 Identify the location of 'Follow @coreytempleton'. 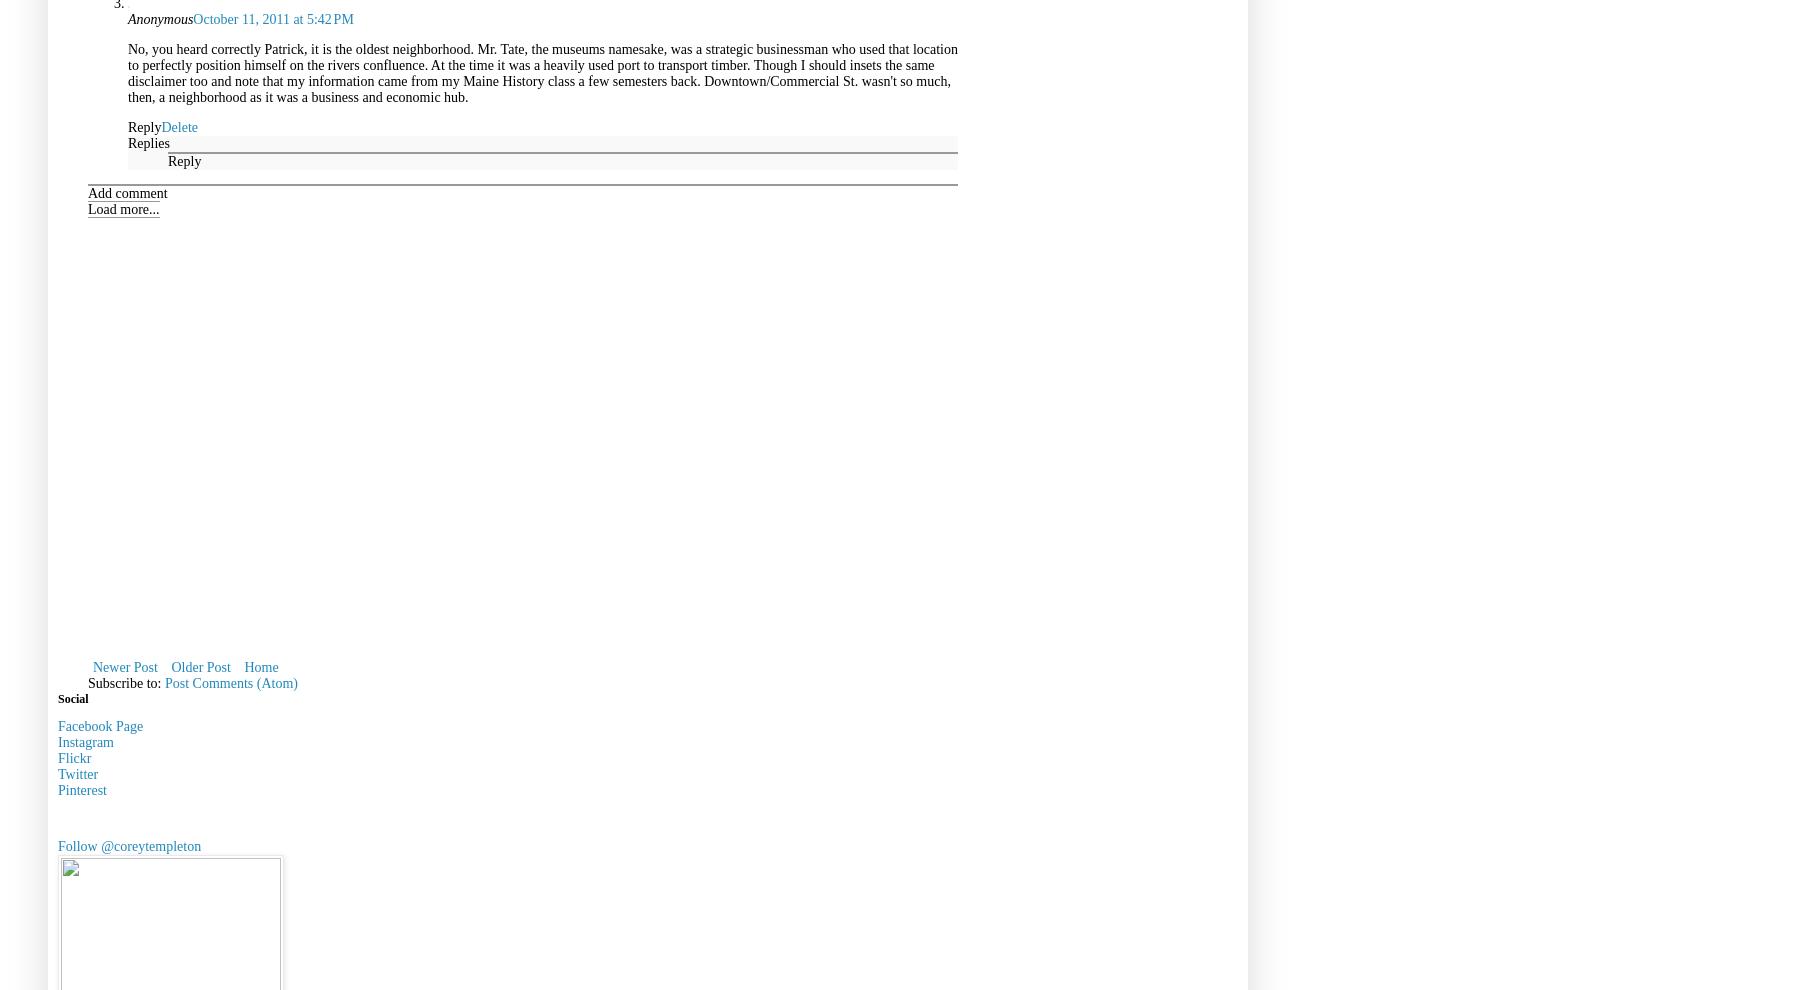
(57, 845).